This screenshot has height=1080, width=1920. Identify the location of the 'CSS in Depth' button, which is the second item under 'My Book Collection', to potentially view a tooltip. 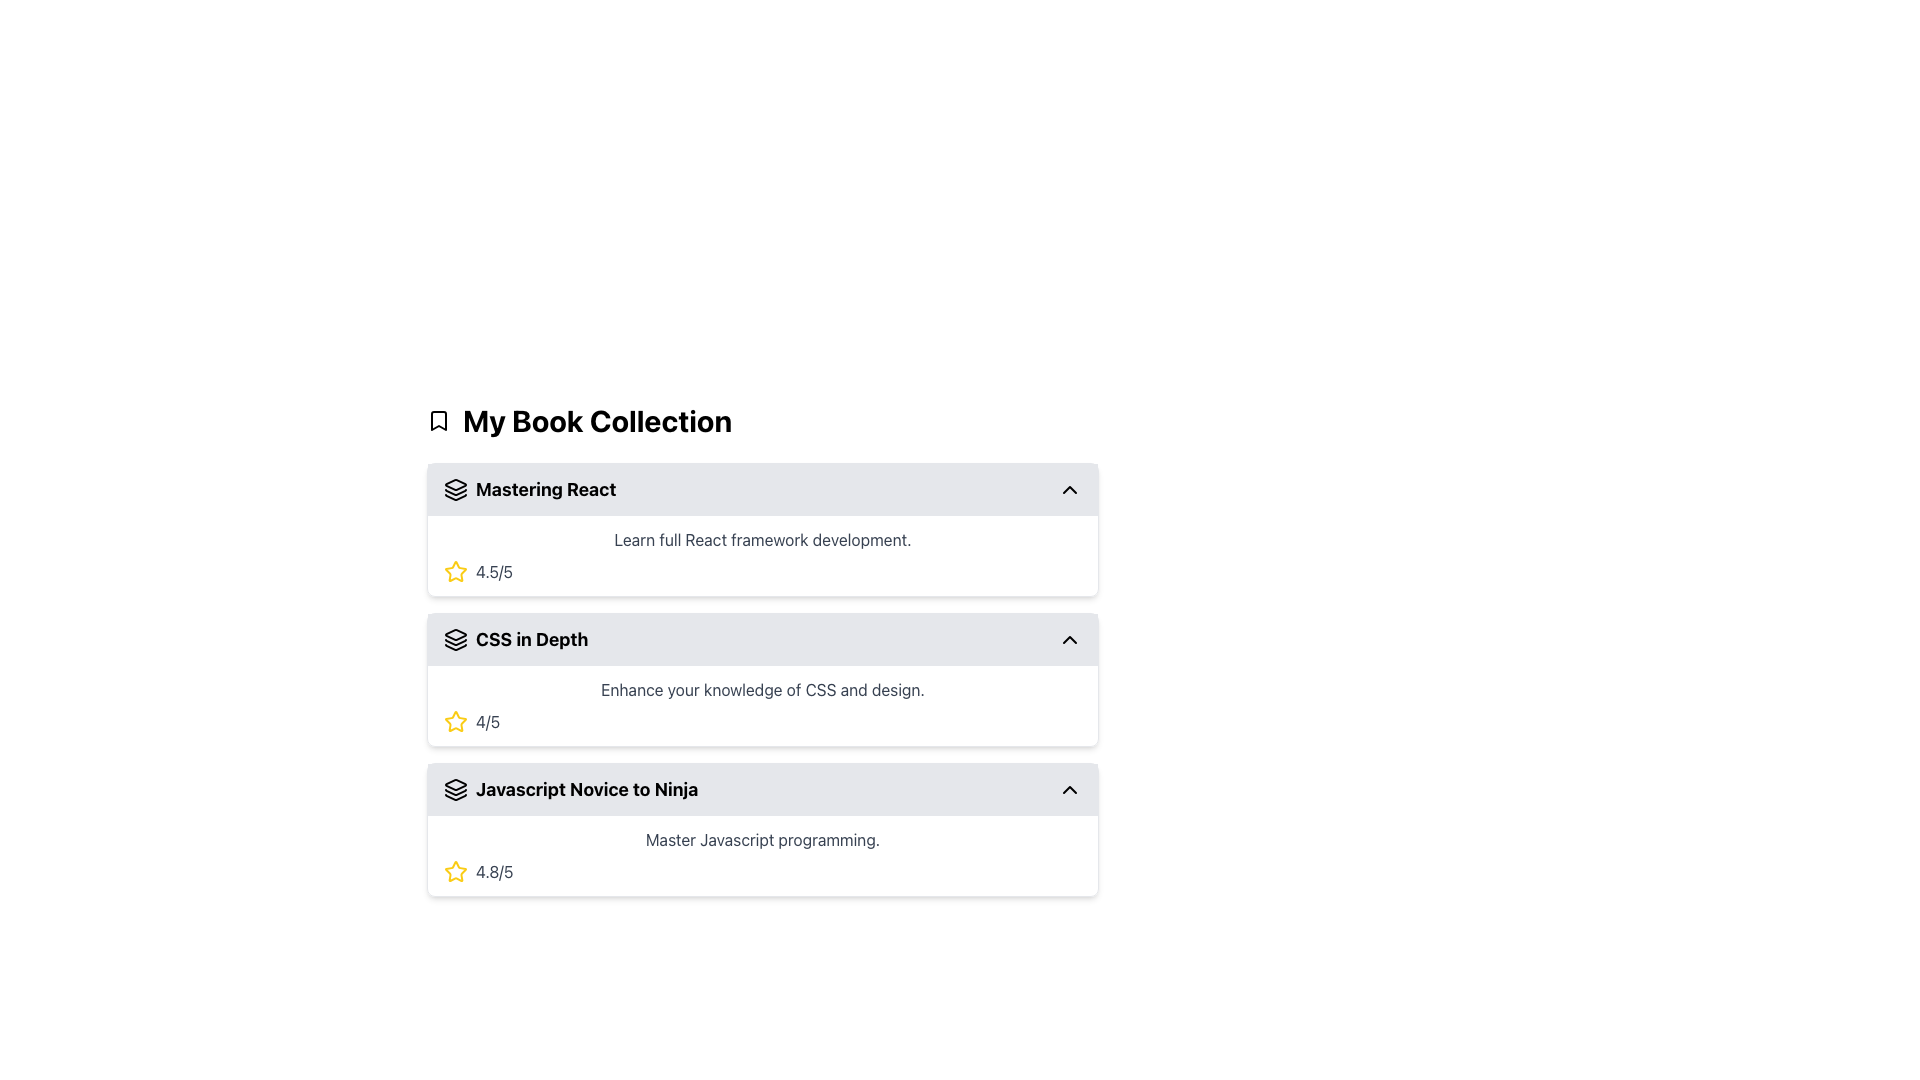
(762, 640).